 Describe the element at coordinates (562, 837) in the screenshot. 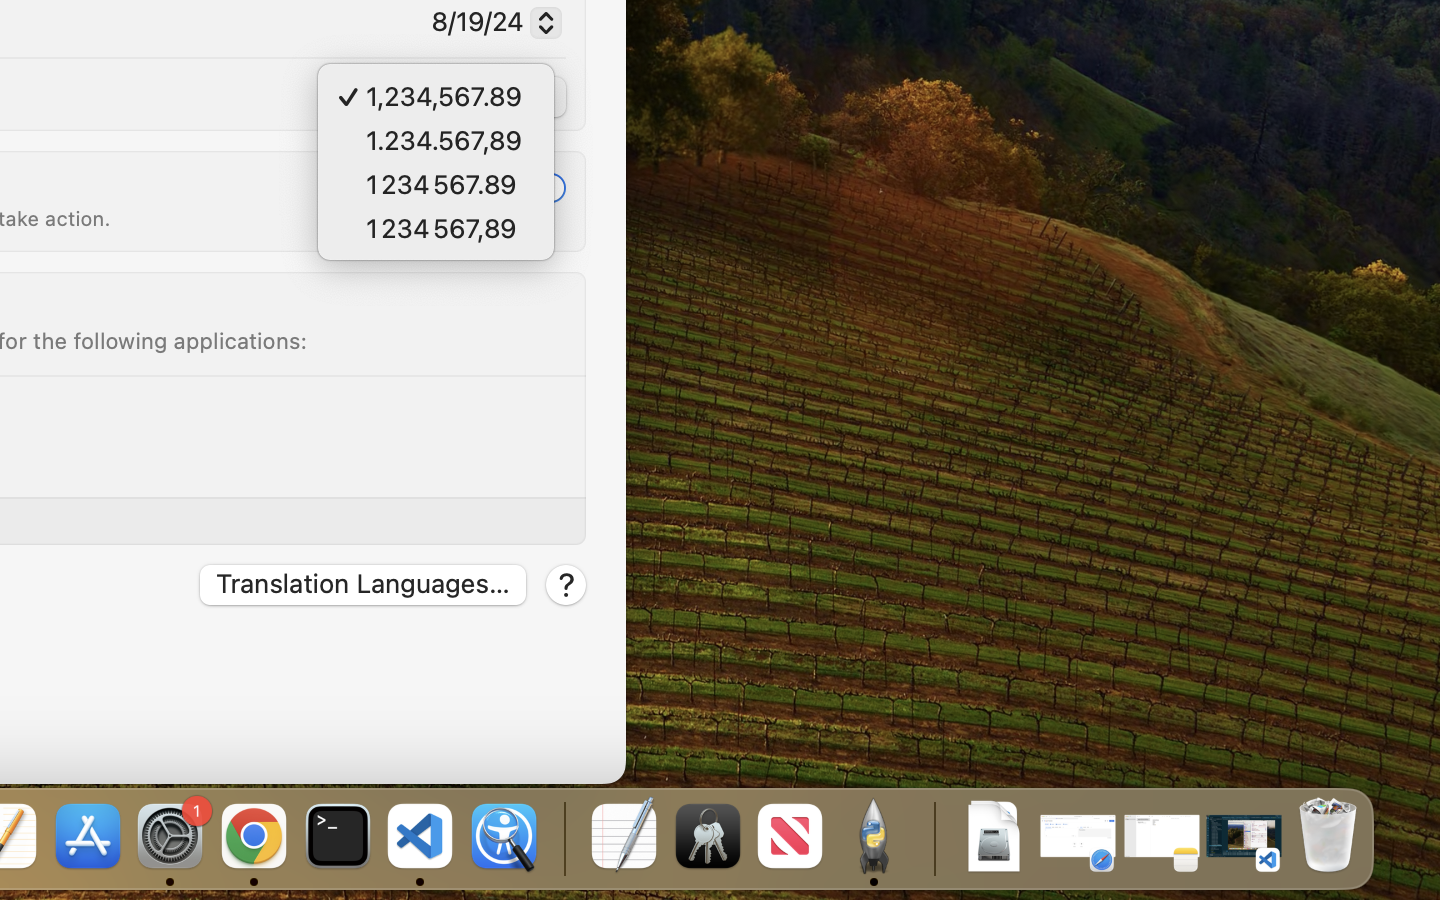

I see `'0.4285714328289032'` at that location.